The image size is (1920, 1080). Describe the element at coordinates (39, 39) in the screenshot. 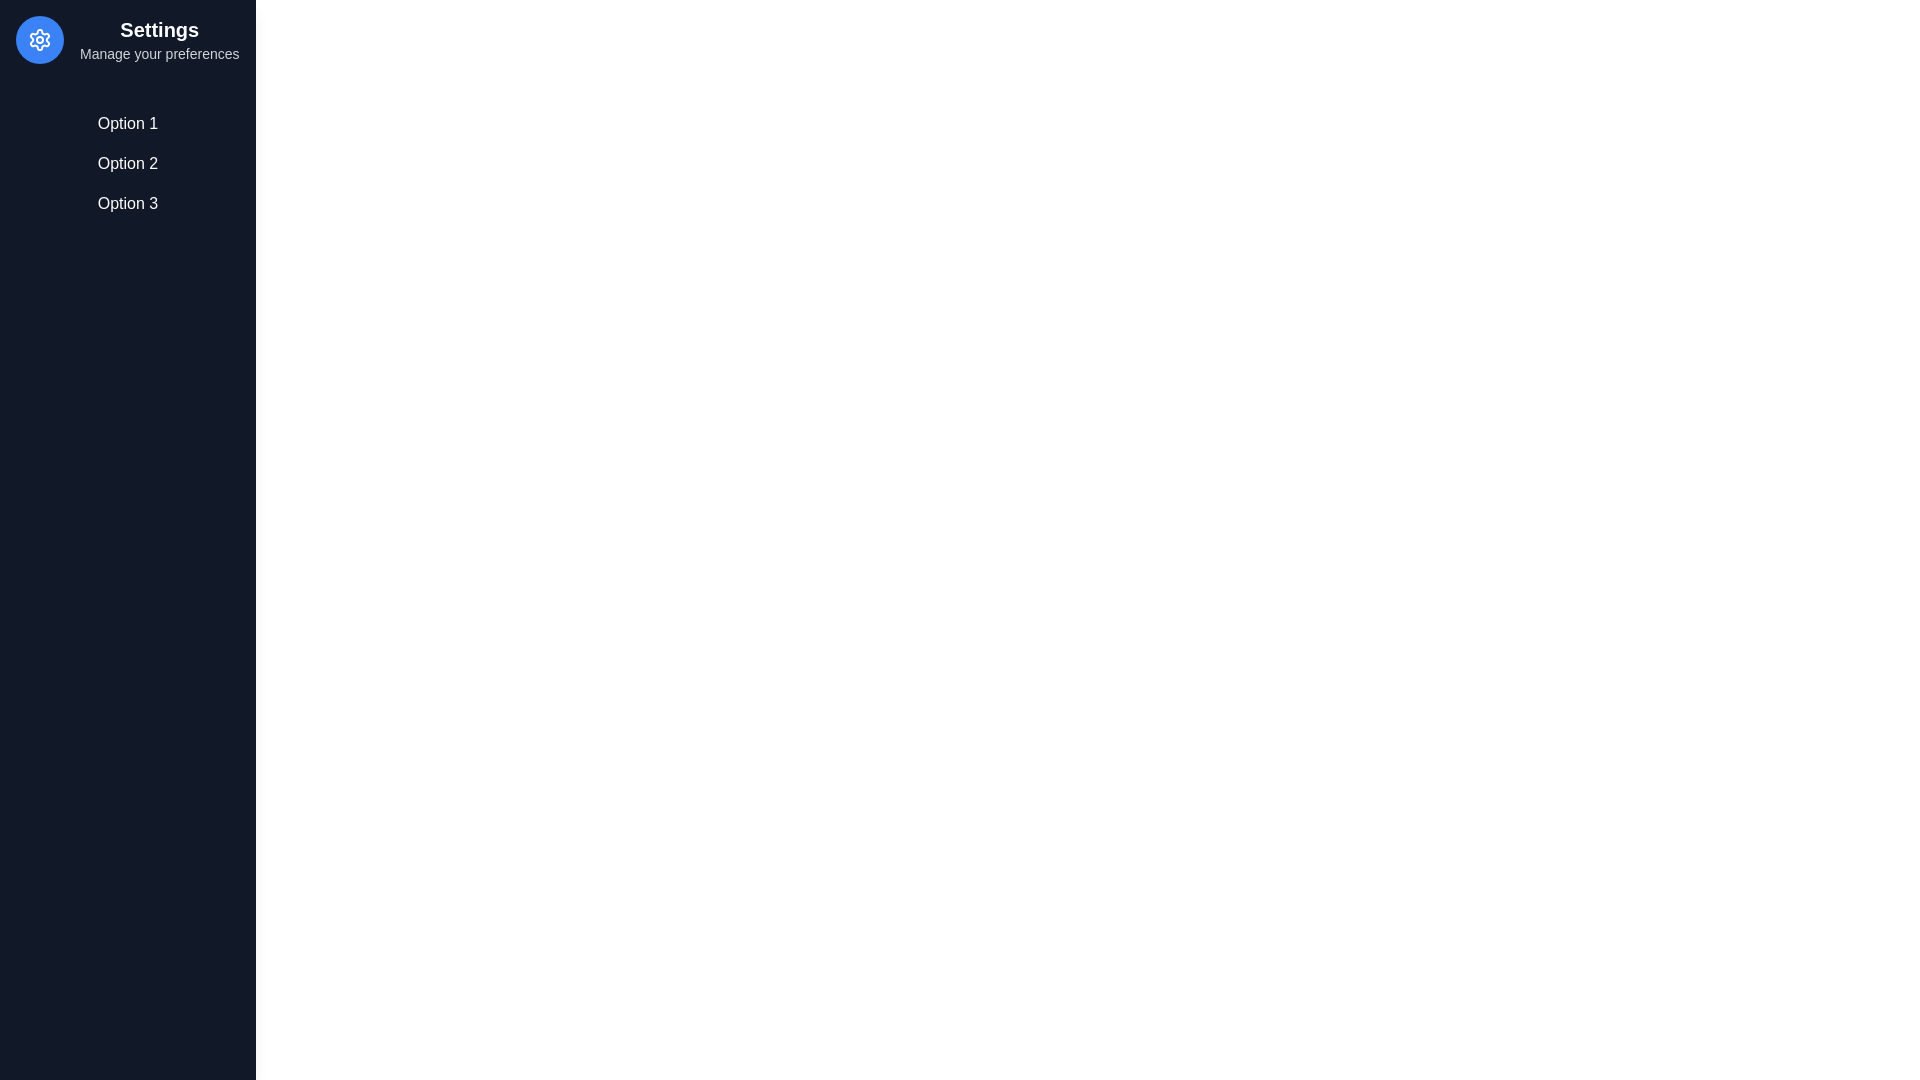

I see `the settings icon located in the top-left corner of the sidebar menu` at that location.